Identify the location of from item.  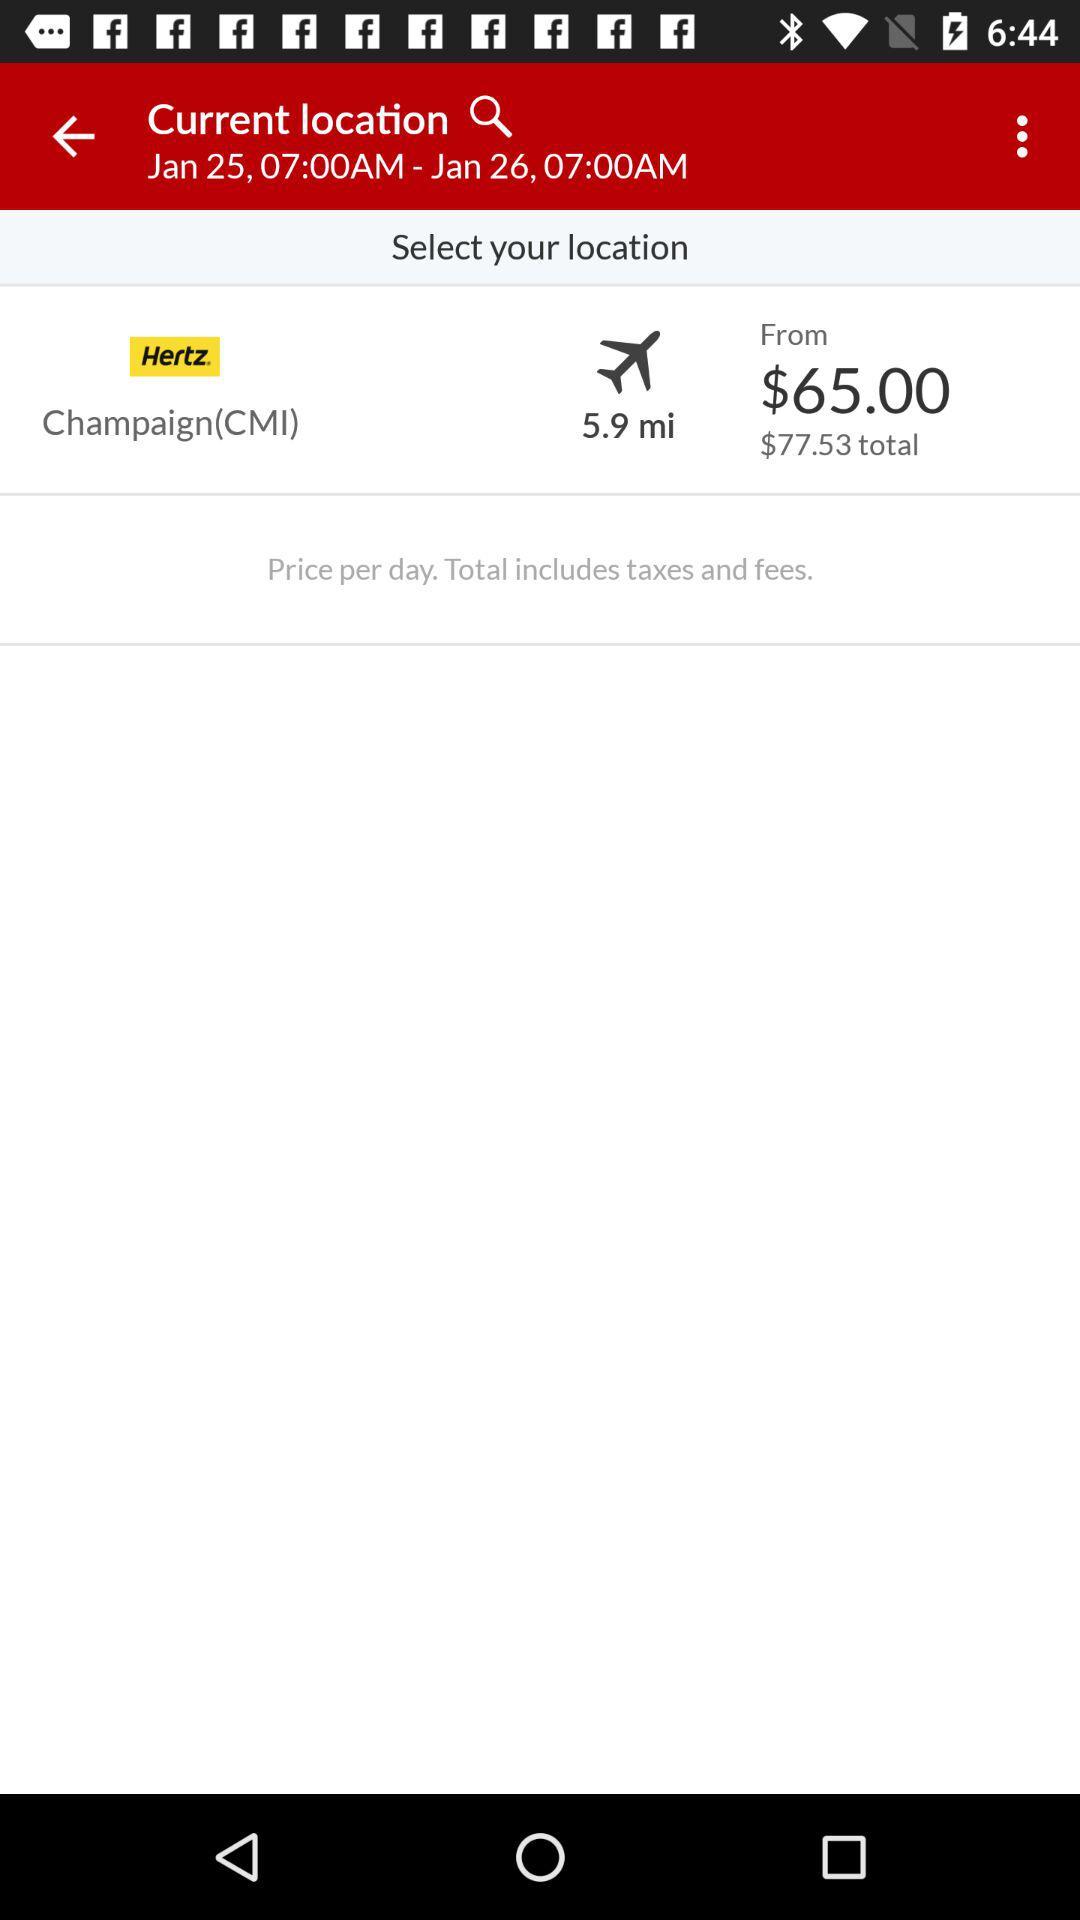
(792, 334).